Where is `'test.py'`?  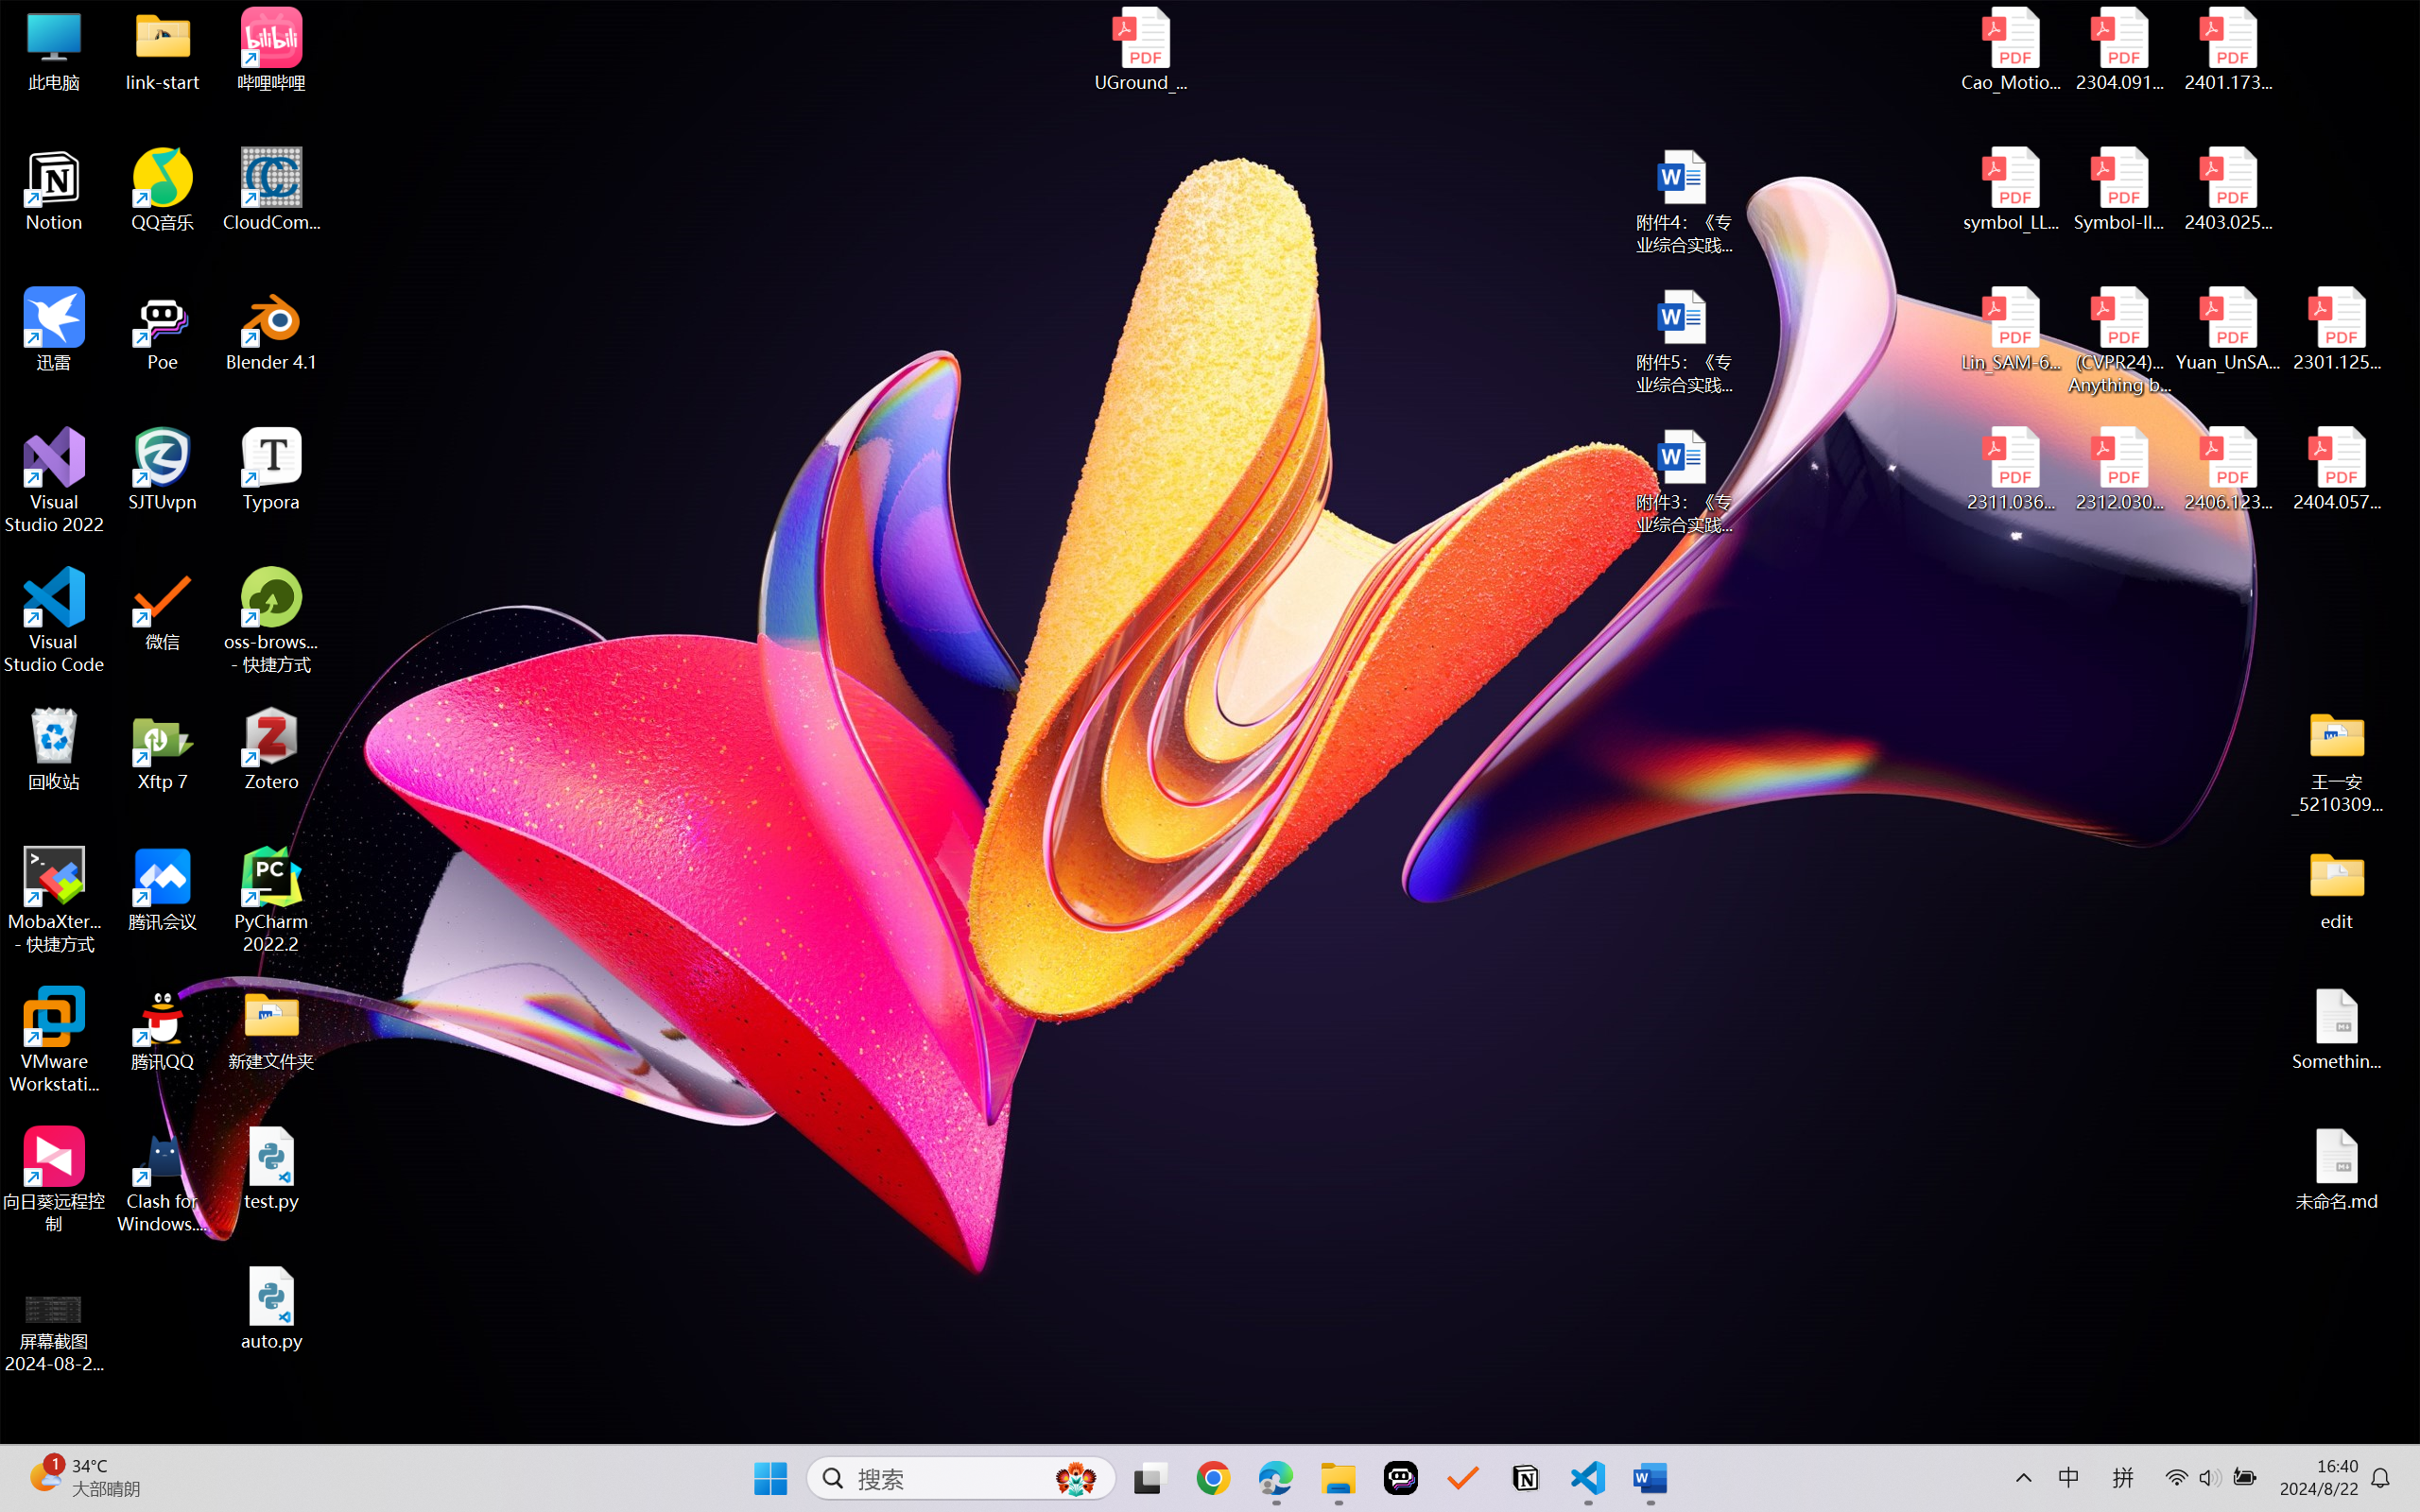
'test.py' is located at coordinates (271, 1167).